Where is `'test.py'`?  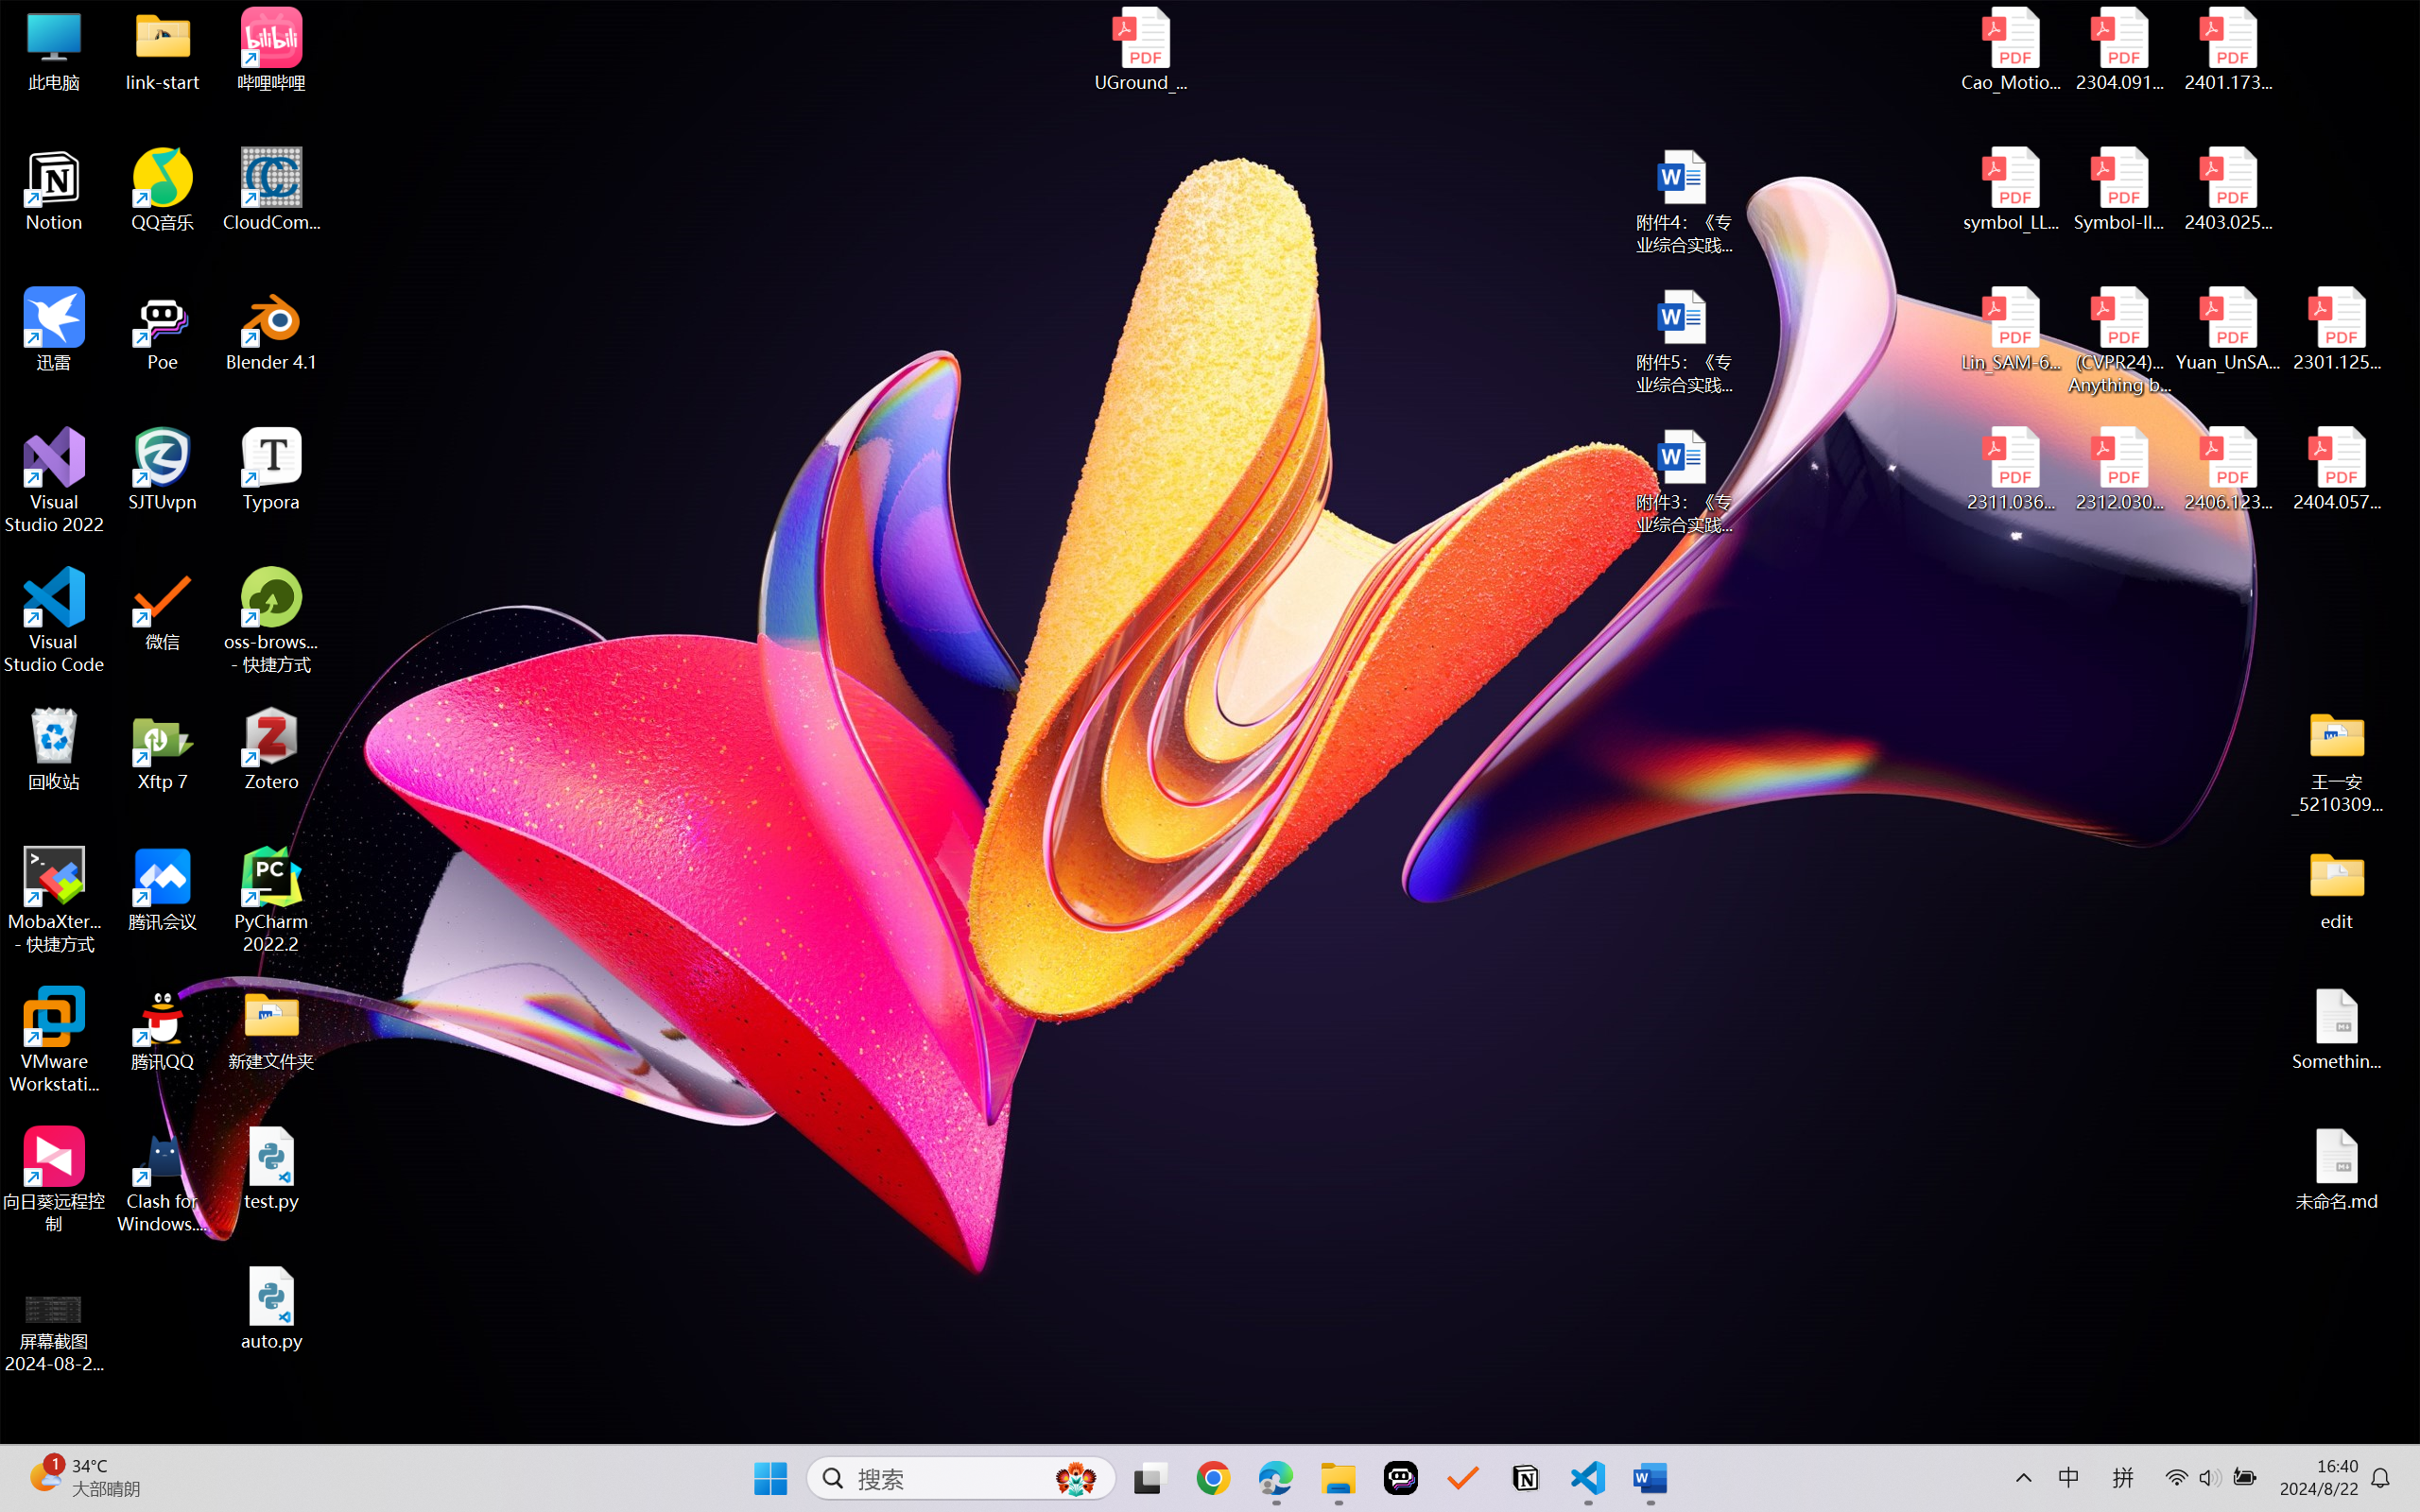
'test.py' is located at coordinates (271, 1167).